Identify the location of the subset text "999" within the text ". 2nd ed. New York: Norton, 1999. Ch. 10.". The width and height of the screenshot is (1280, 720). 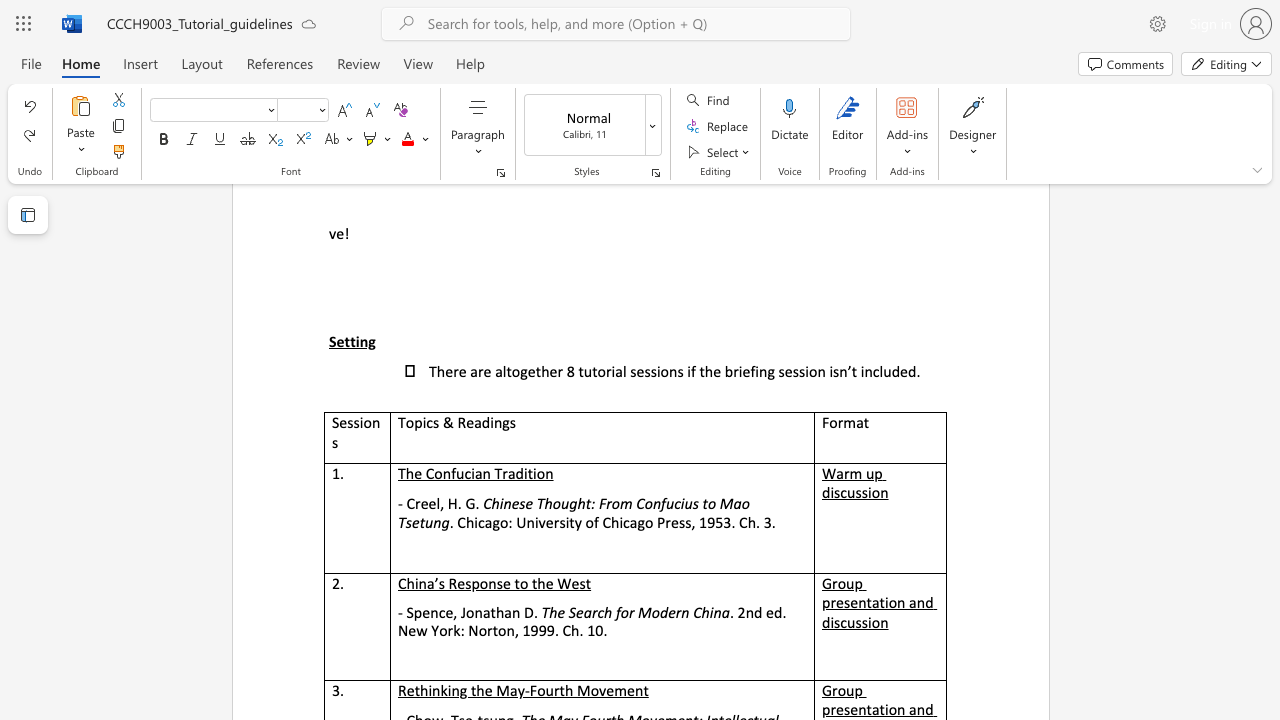
(530, 630).